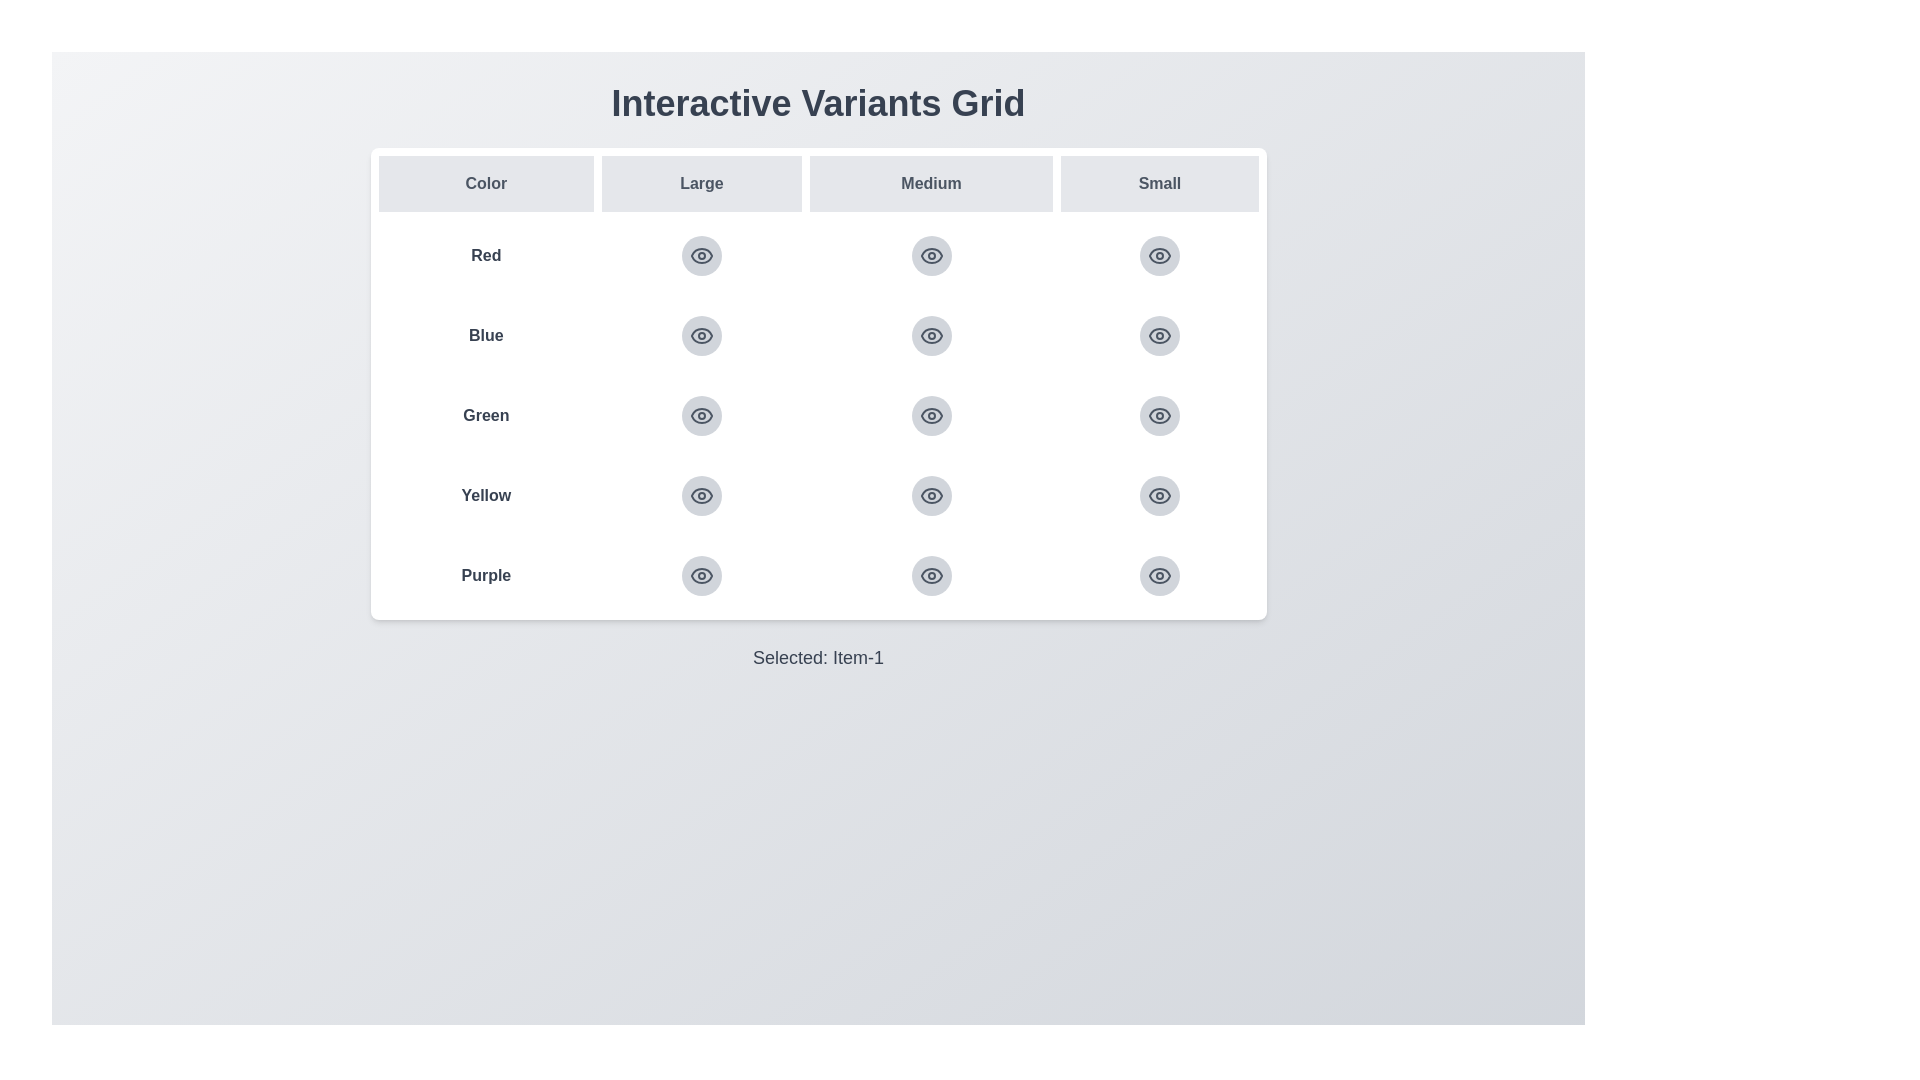 This screenshot has width=1920, height=1080. Describe the element at coordinates (930, 495) in the screenshot. I see `the toggle/viewer button located in the 'Yellow' row under the 'Medium' column` at that location.